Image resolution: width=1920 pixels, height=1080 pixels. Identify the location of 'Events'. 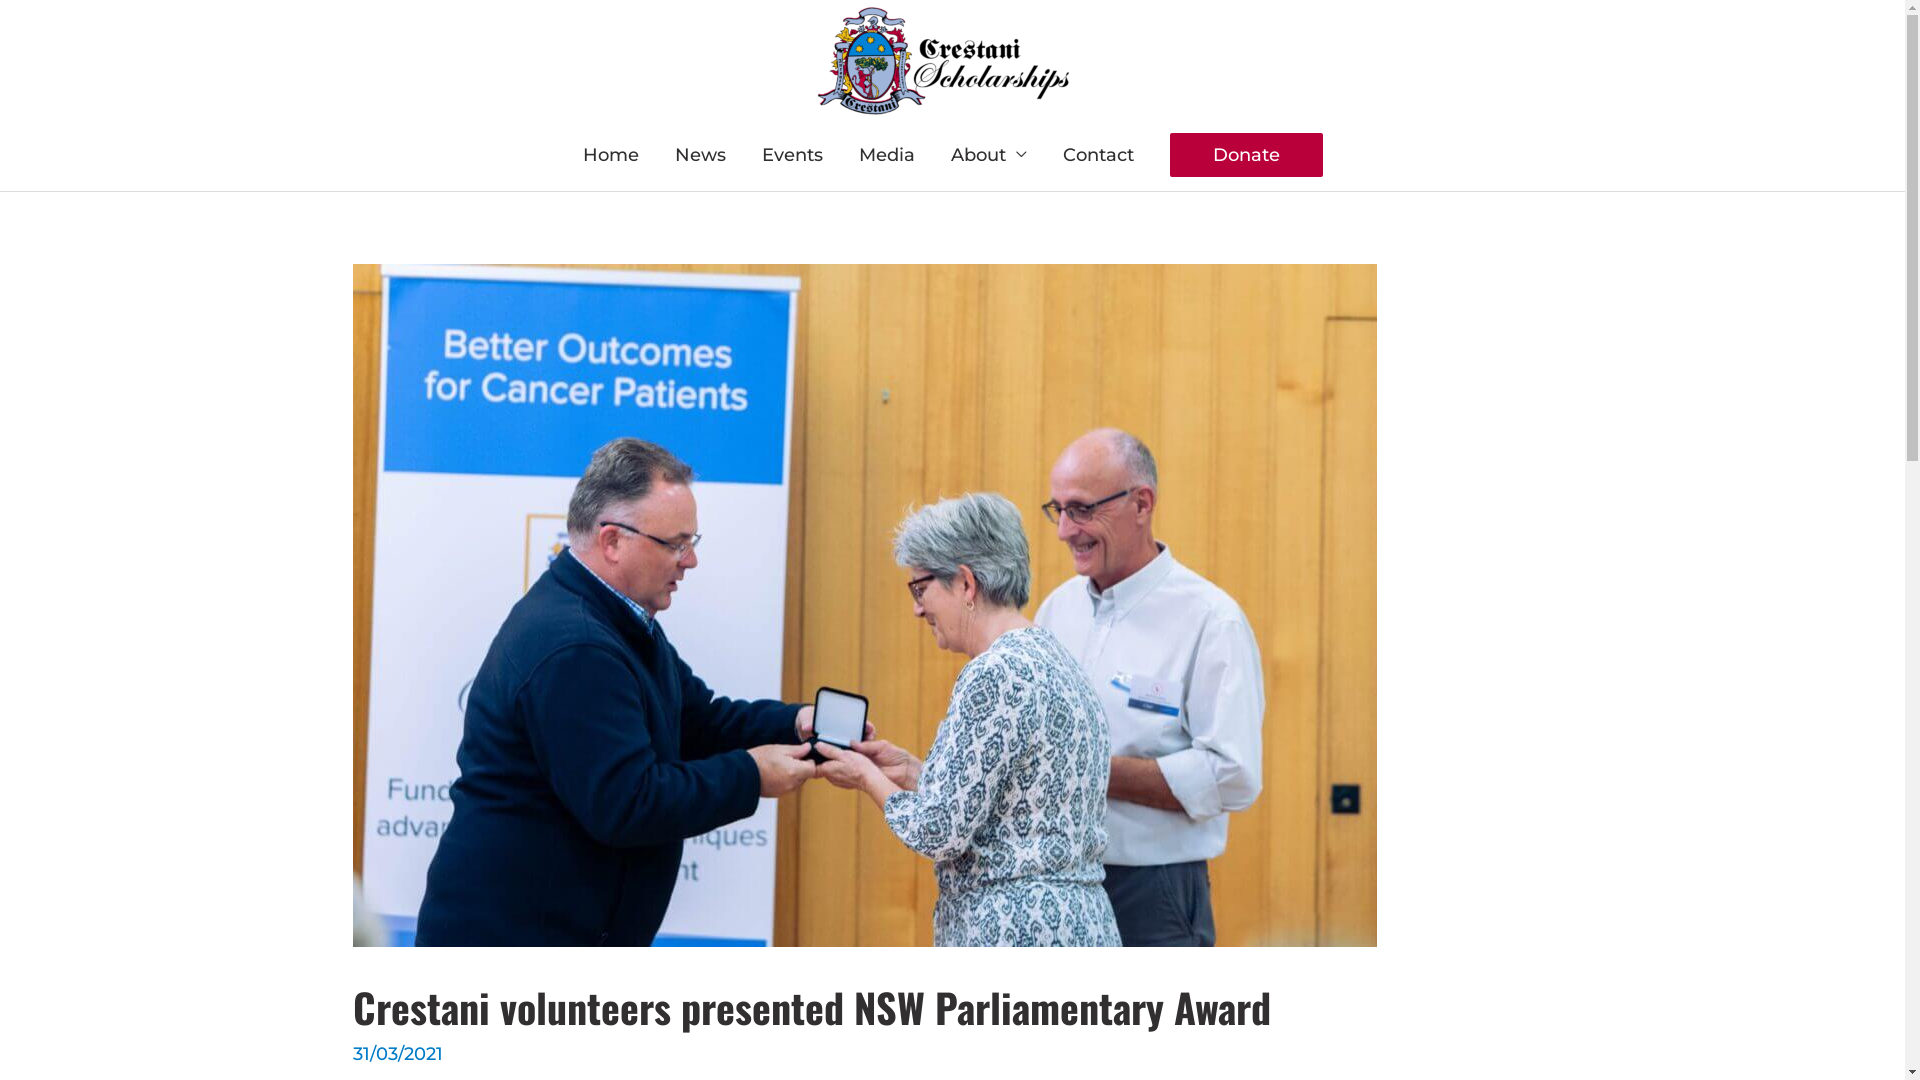
(743, 153).